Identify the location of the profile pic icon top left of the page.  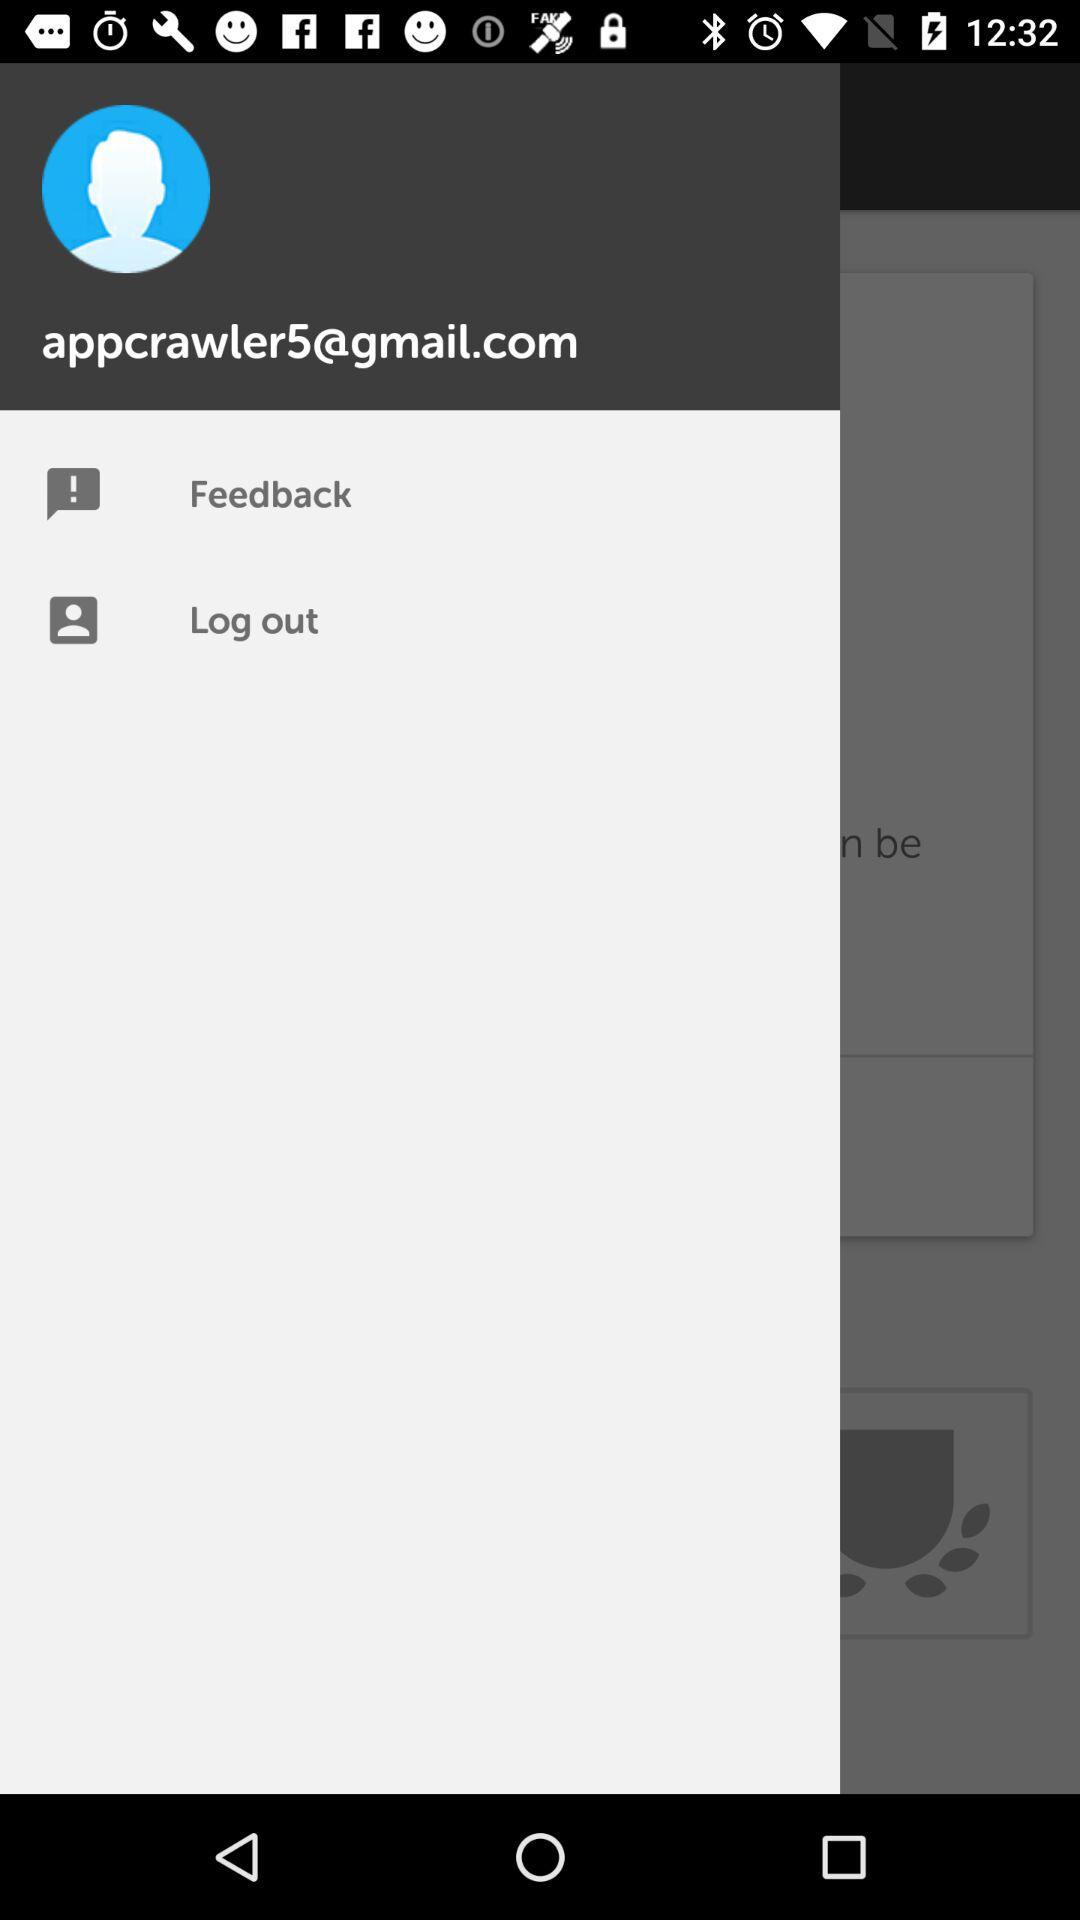
(126, 188).